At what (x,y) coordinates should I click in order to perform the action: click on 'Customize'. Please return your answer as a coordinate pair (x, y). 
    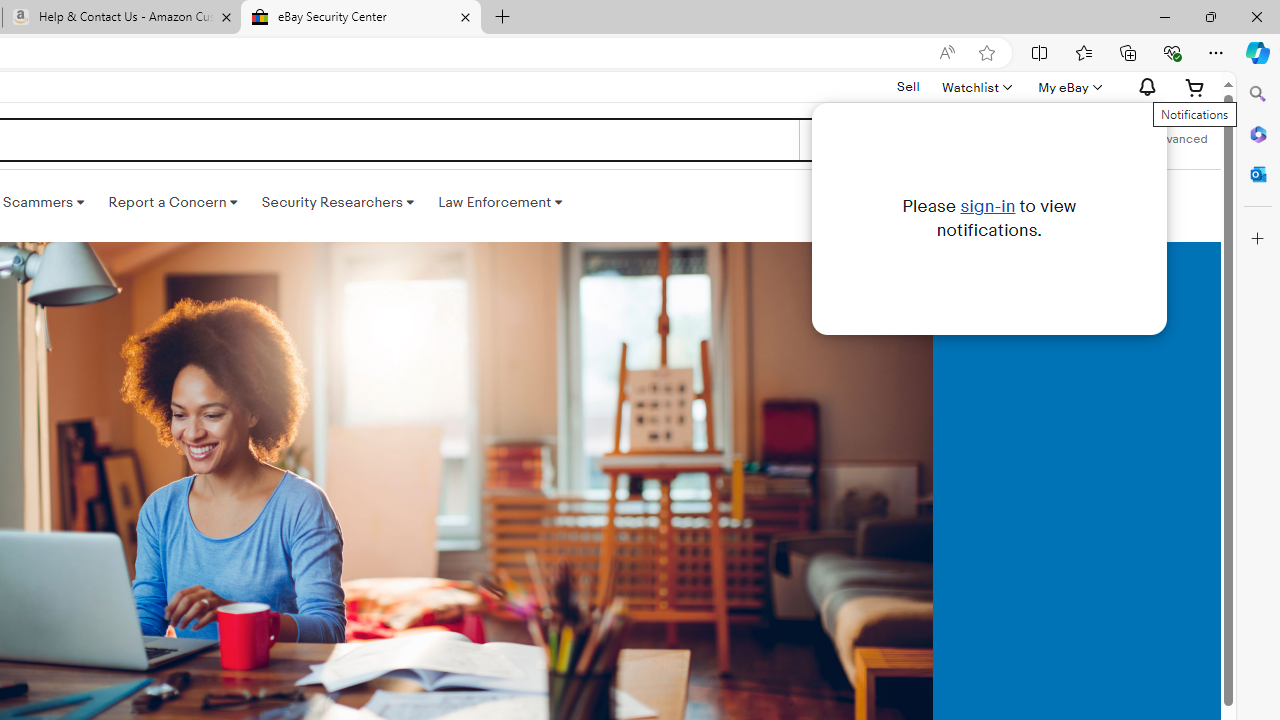
    Looking at the image, I should click on (1257, 238).